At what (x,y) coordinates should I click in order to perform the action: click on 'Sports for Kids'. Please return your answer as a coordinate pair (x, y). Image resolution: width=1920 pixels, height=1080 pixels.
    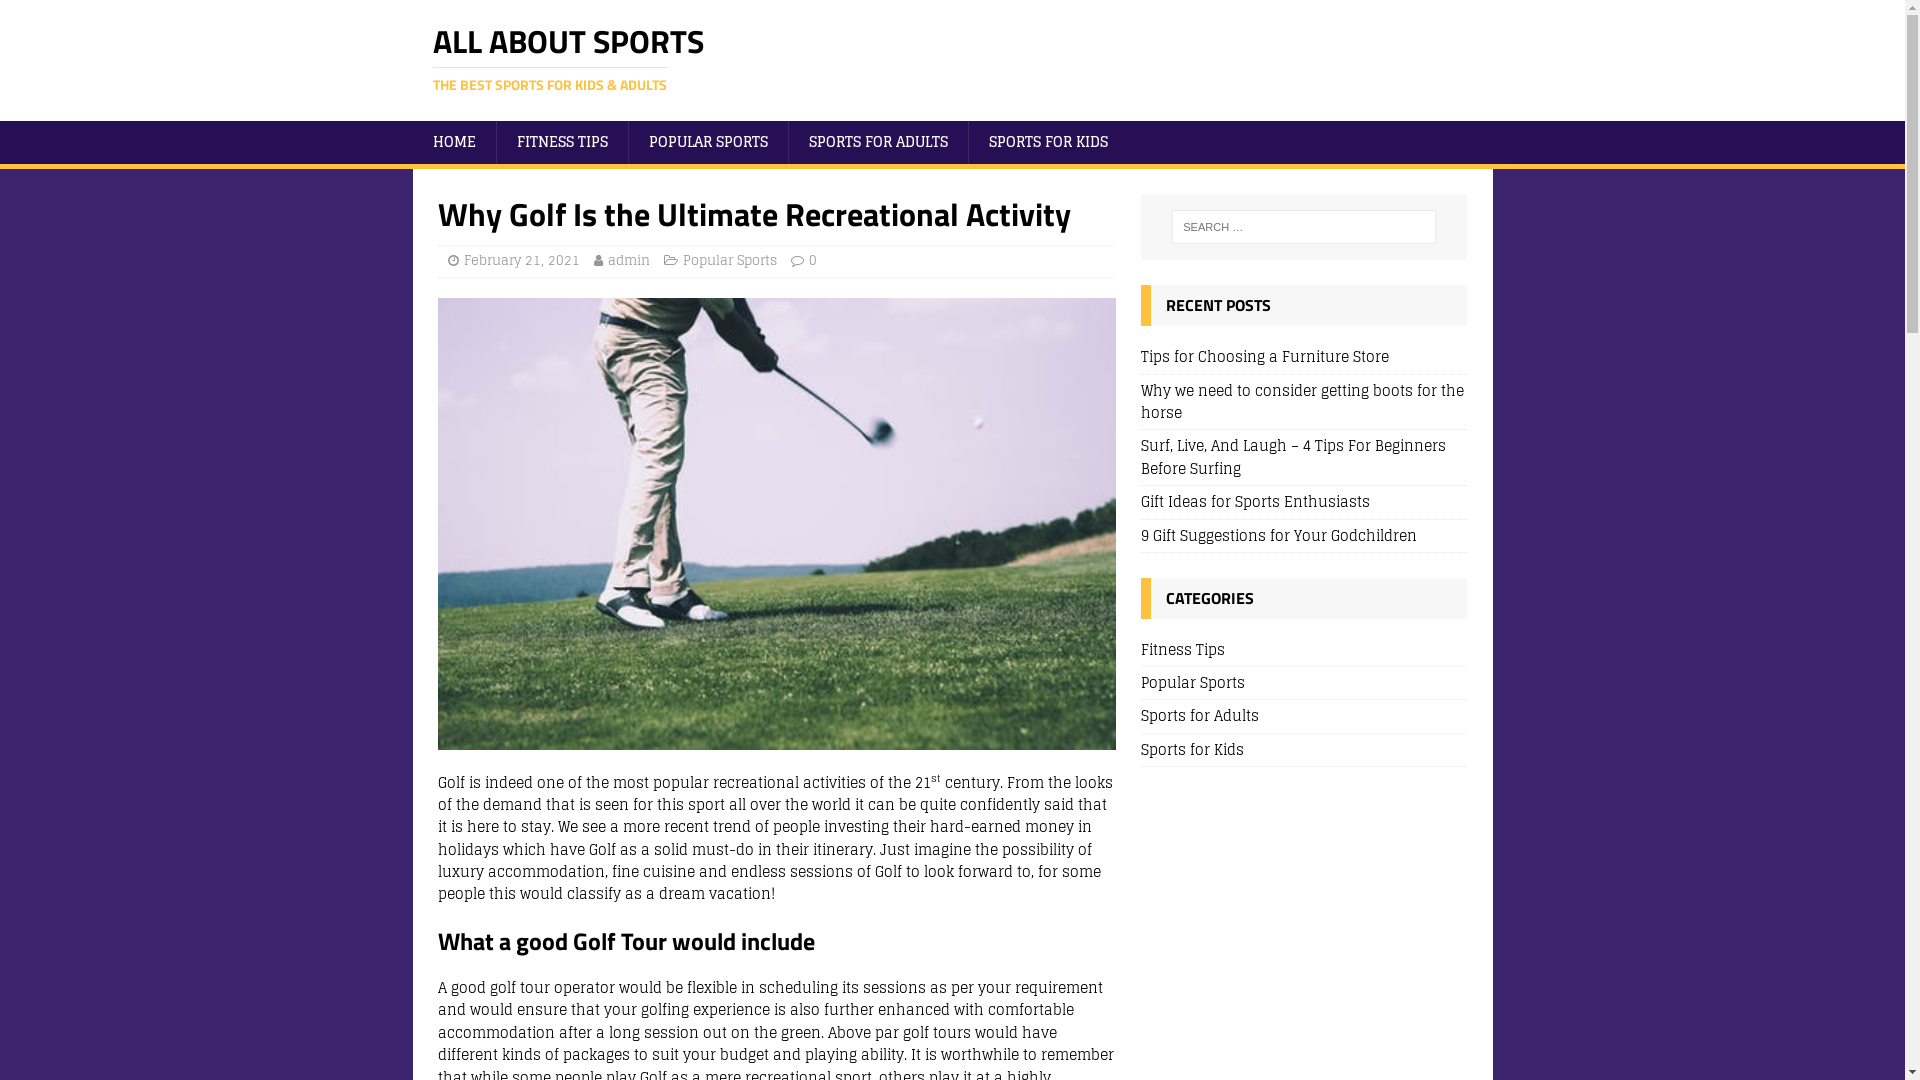
    Looking at the image, I should click on (1304, 749).